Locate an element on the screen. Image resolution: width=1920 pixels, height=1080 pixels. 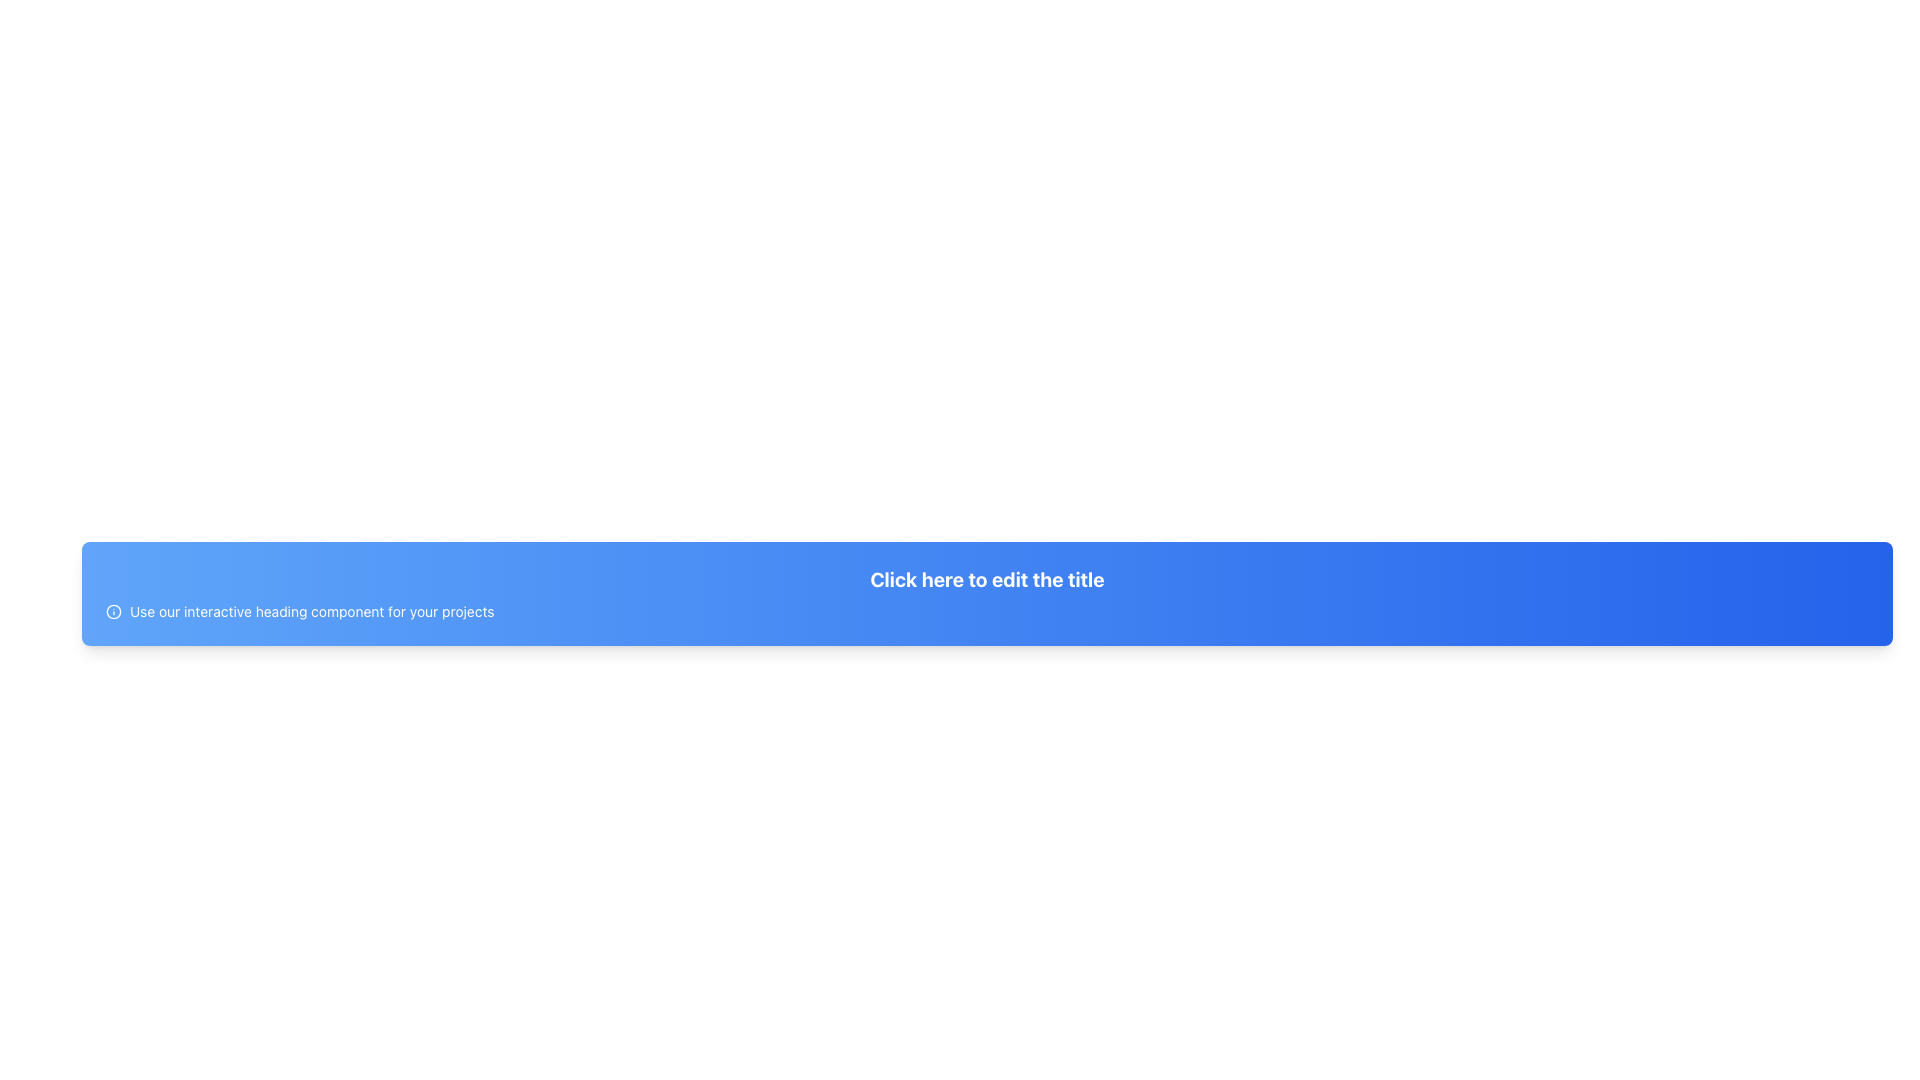
the title text display that says 'Click here to edit the title' is located at coordinates (987, 579).